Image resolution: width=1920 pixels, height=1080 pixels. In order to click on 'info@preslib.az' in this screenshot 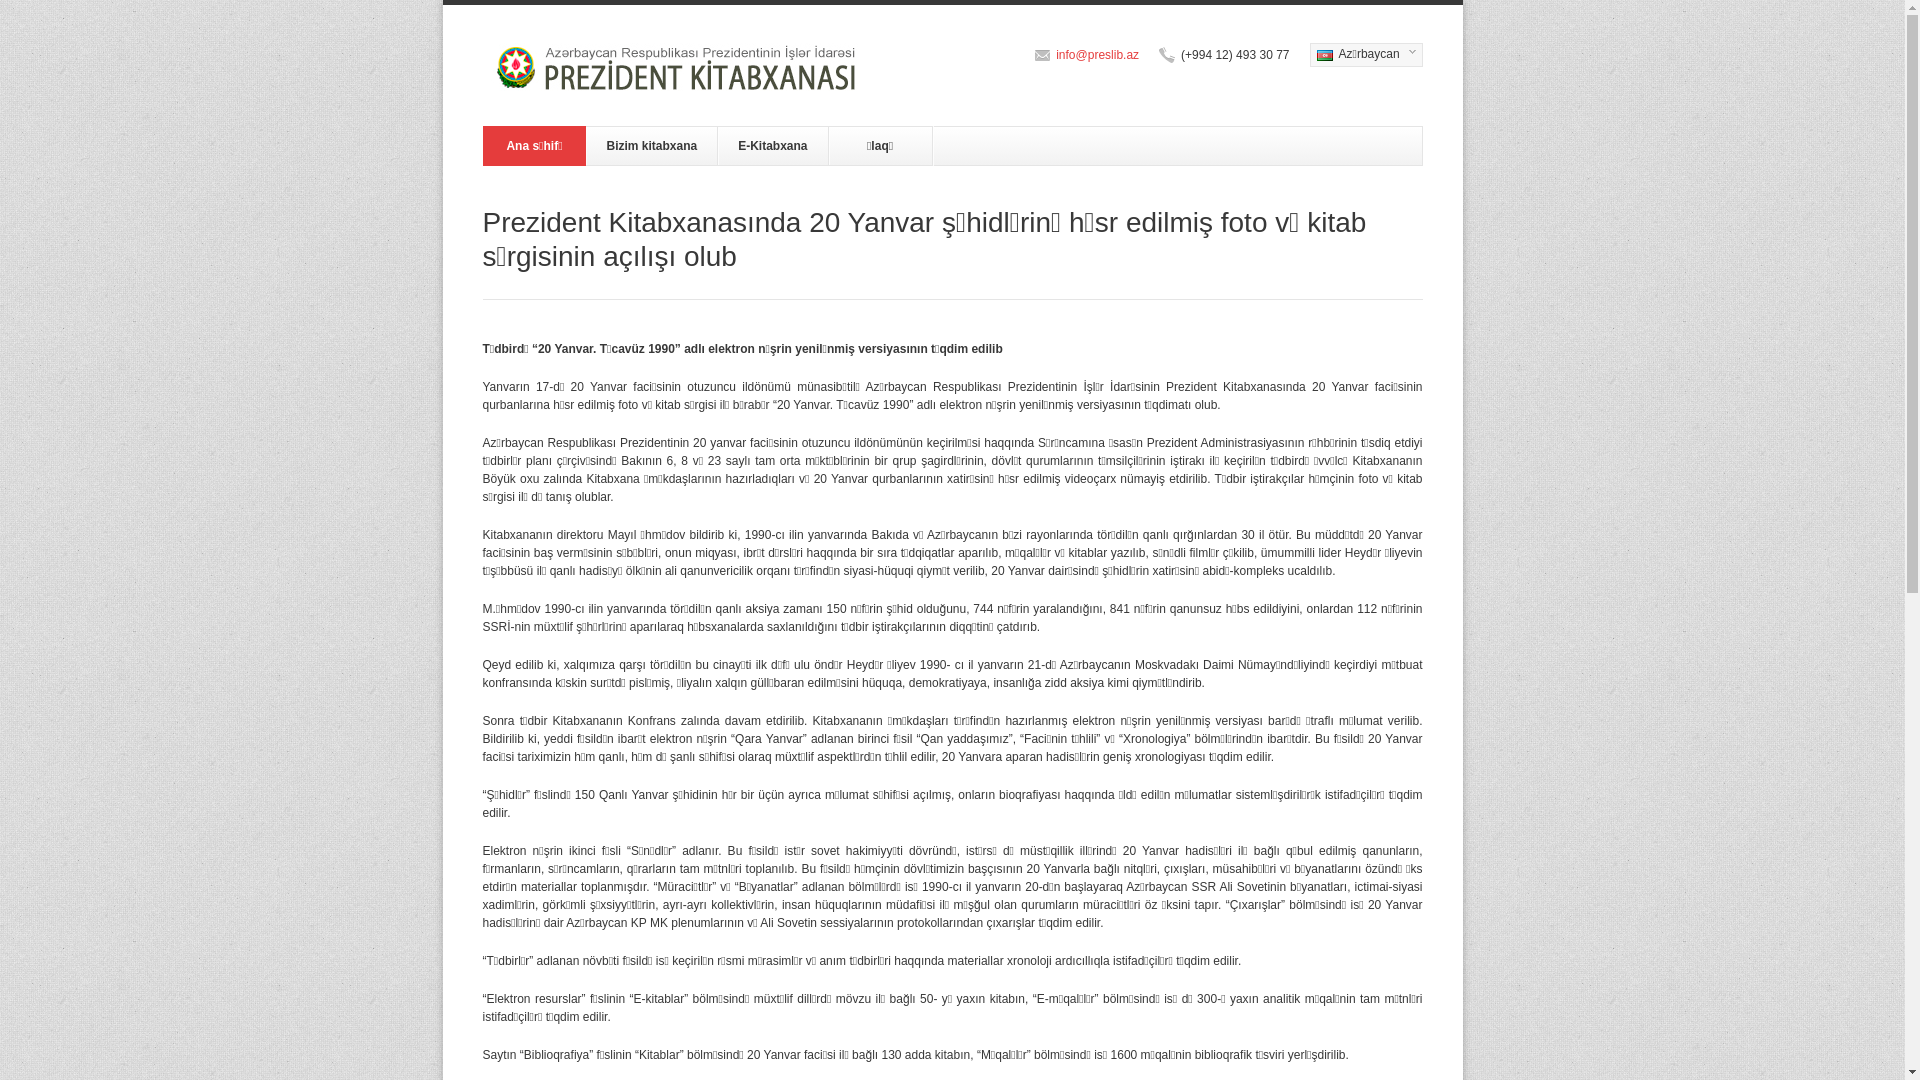, I will do `click(1055, 53)`.